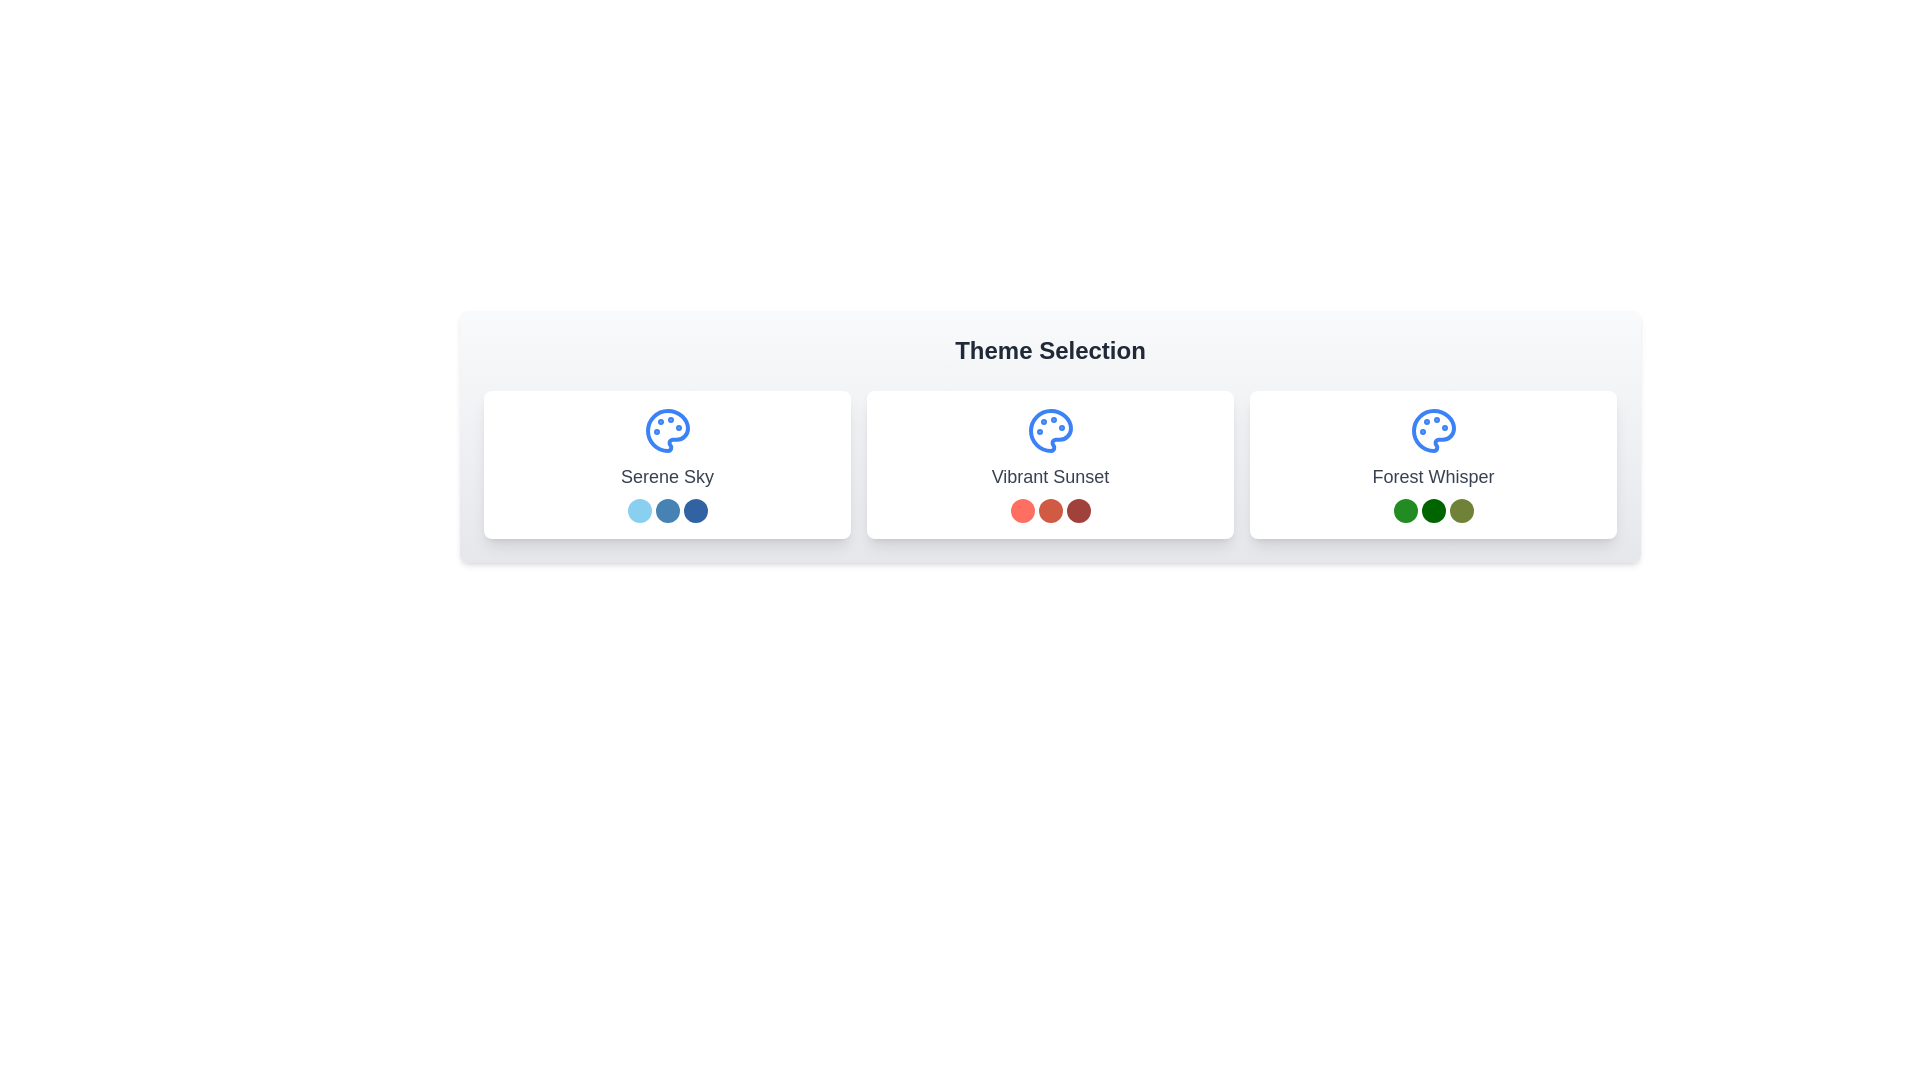 The width and height of the screenshot is (1920, 1080). Describe the element at coordinates (667, 509) in the screenshot. I see `the grouped color indicators located beneath the 'Serene Sky' title and color palette icon in the left card of the three-card layout` at that location.